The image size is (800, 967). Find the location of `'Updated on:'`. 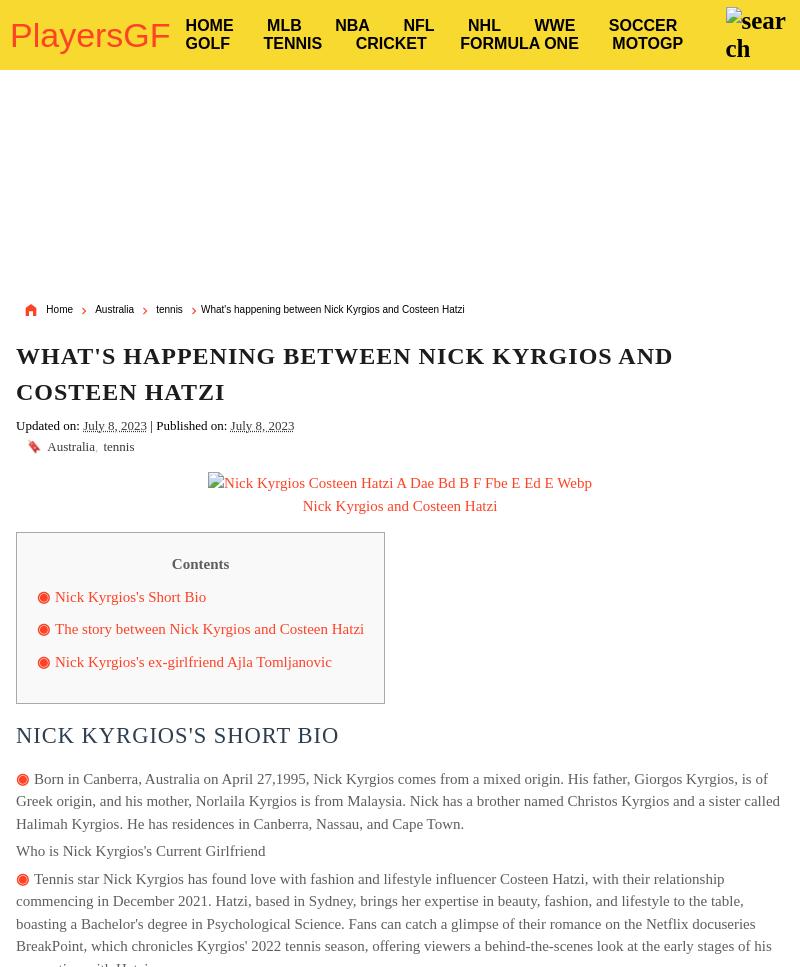

'Updated on:' is located at coordinates (16, 424).